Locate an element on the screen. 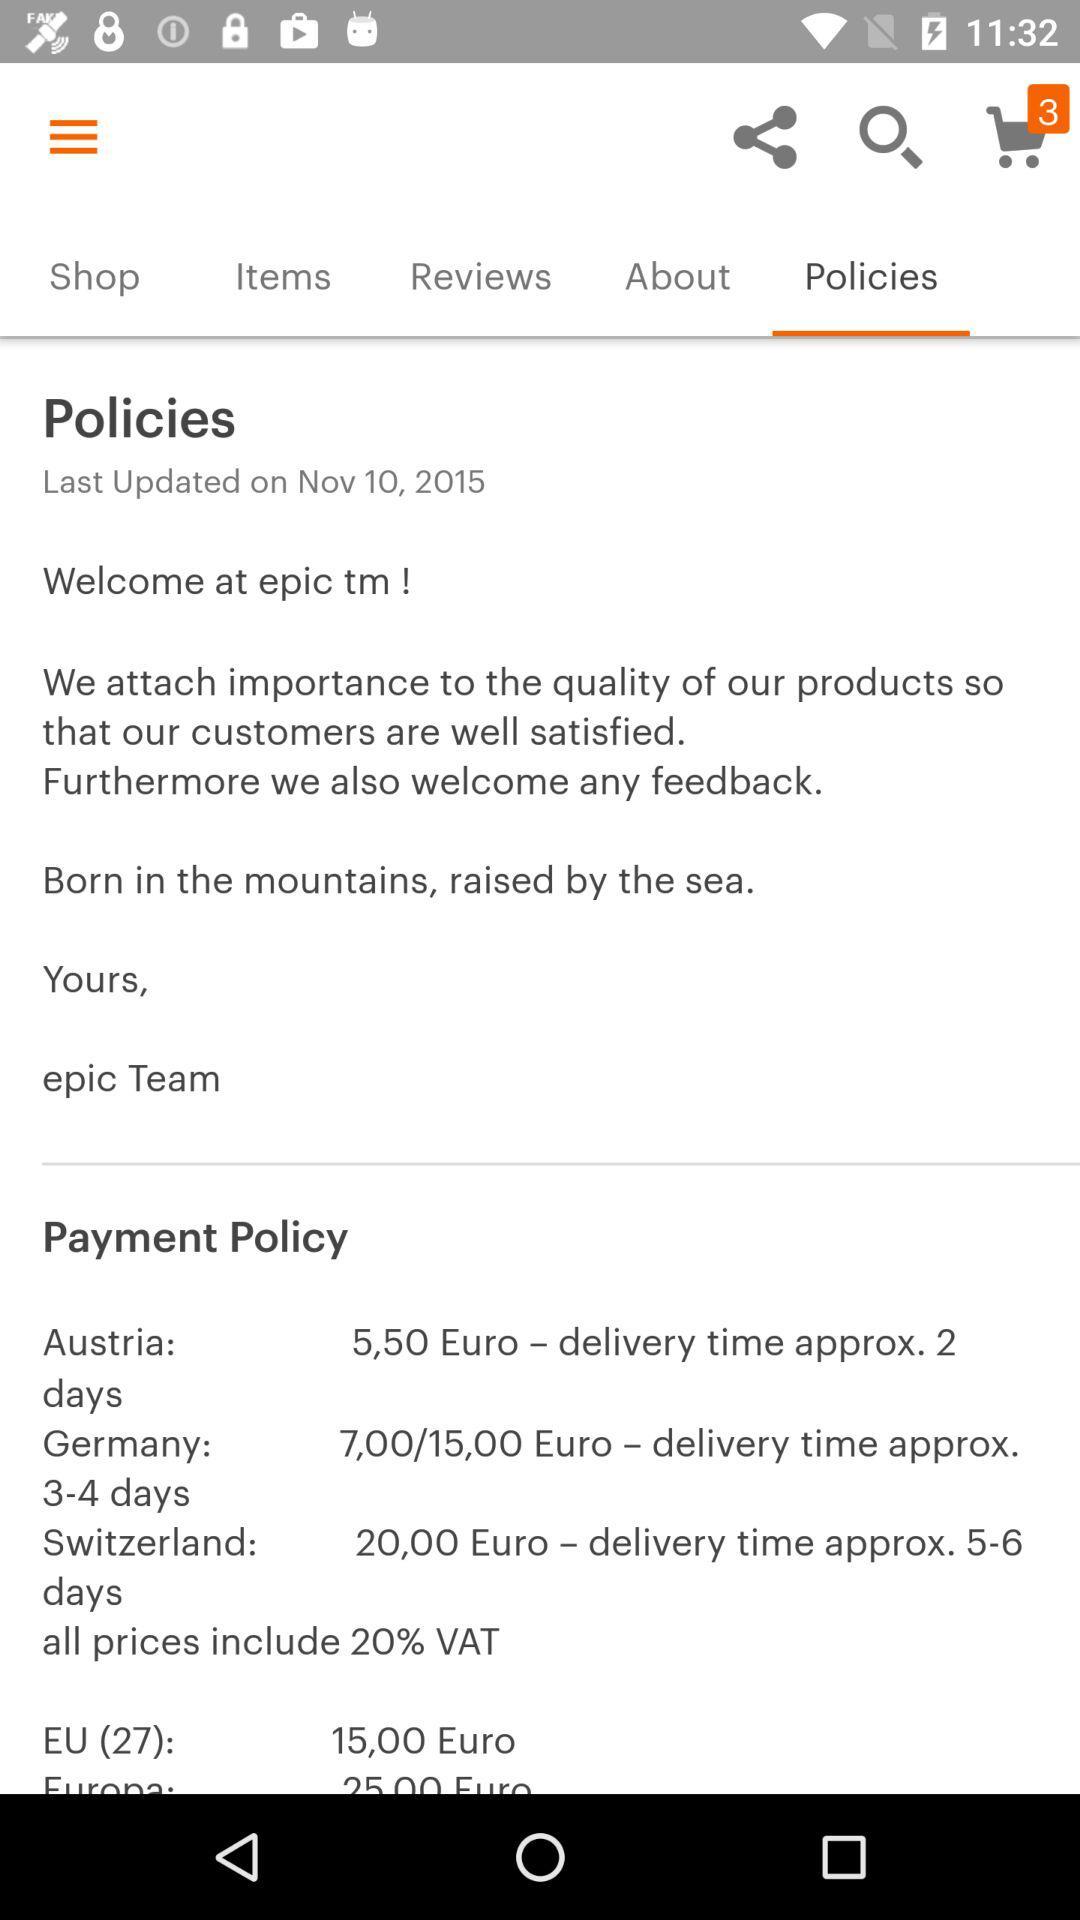 The height and width of the screenshot is (1920, 1080). the austria 5 50 is located at coordinates (540, 1547).